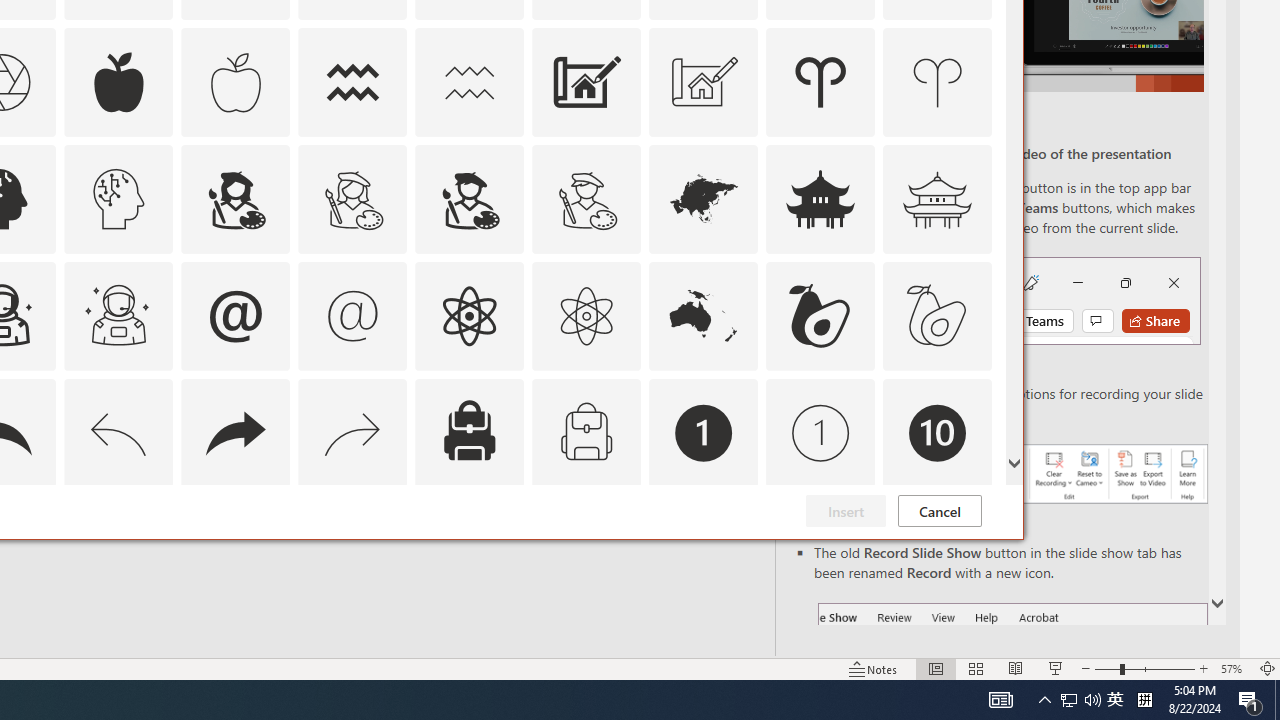  What do you see at coordinates (937, 81) in the screenshot?
I see `'AutomationID: Icons_Aries_M'` at bounding box center [937, 81].